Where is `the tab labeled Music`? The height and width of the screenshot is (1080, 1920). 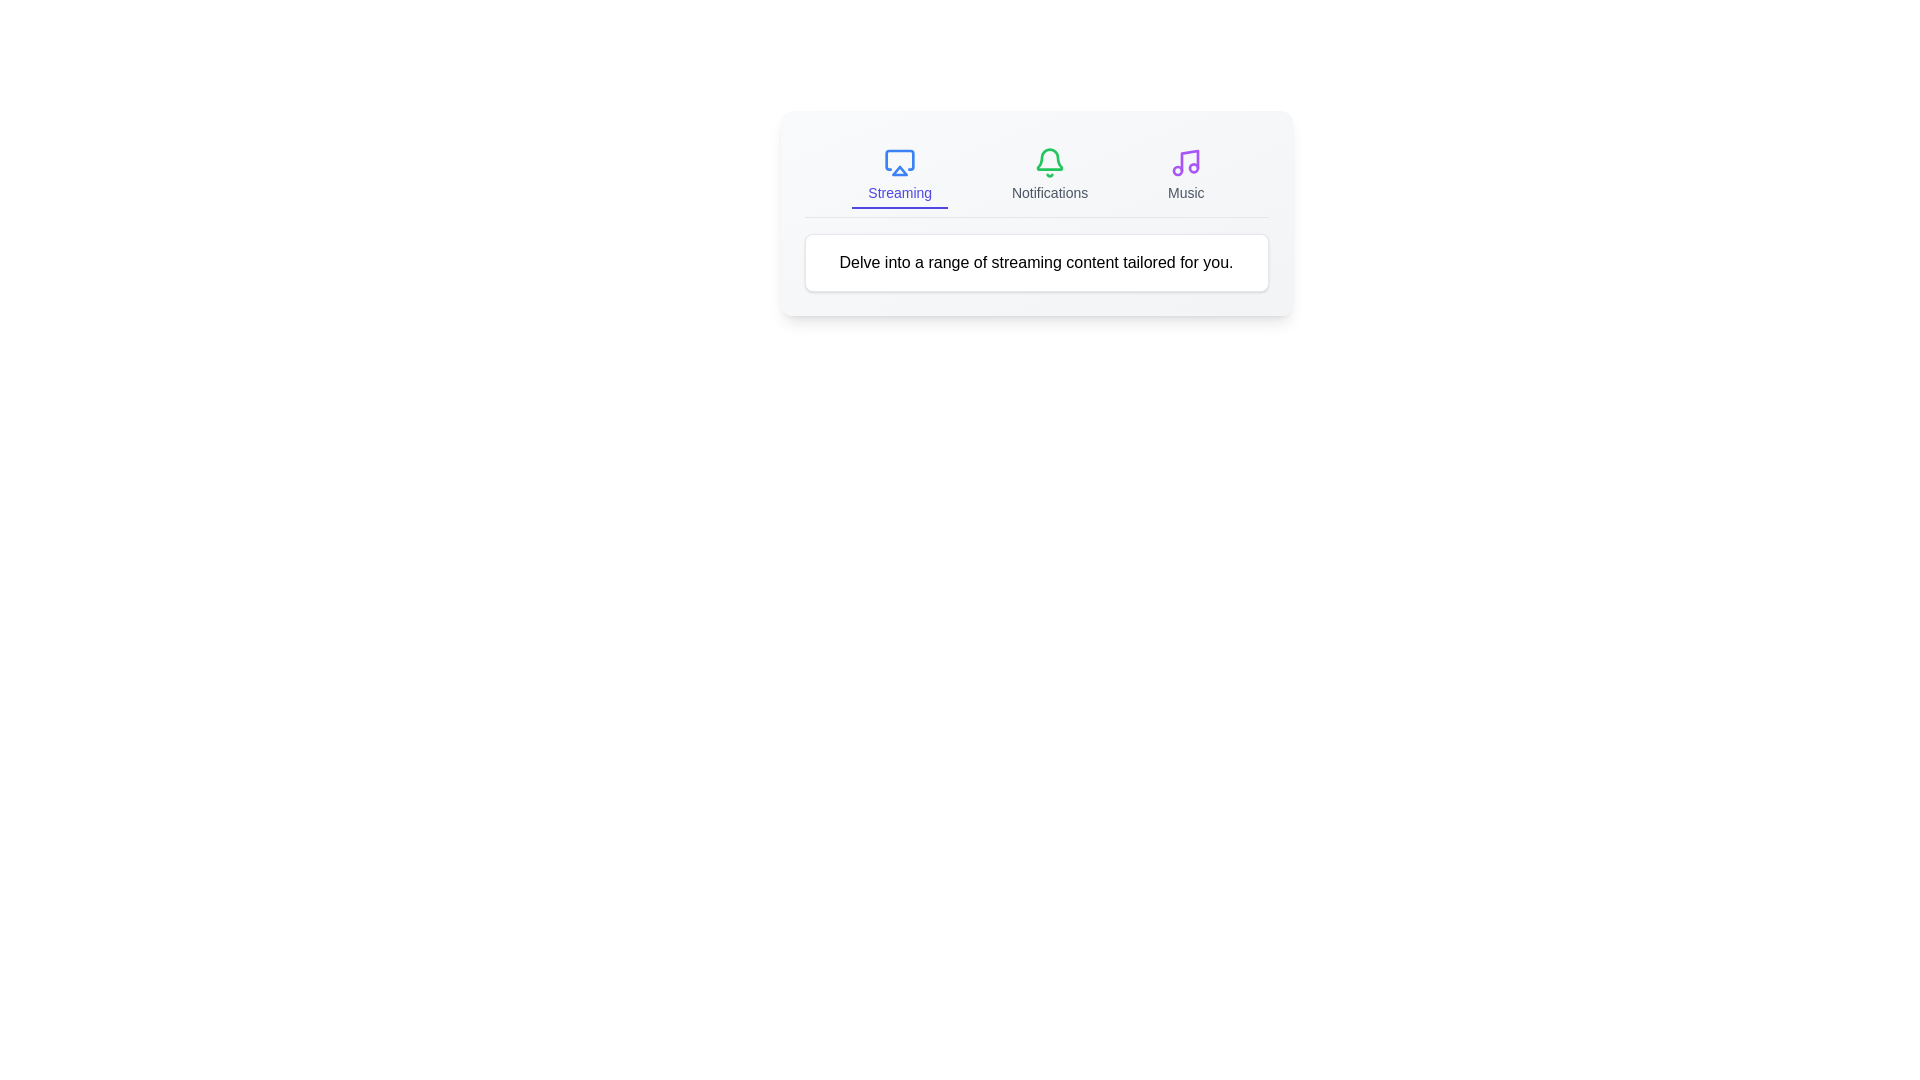 the tab labeled Music is located at coordinates (1186, 175).